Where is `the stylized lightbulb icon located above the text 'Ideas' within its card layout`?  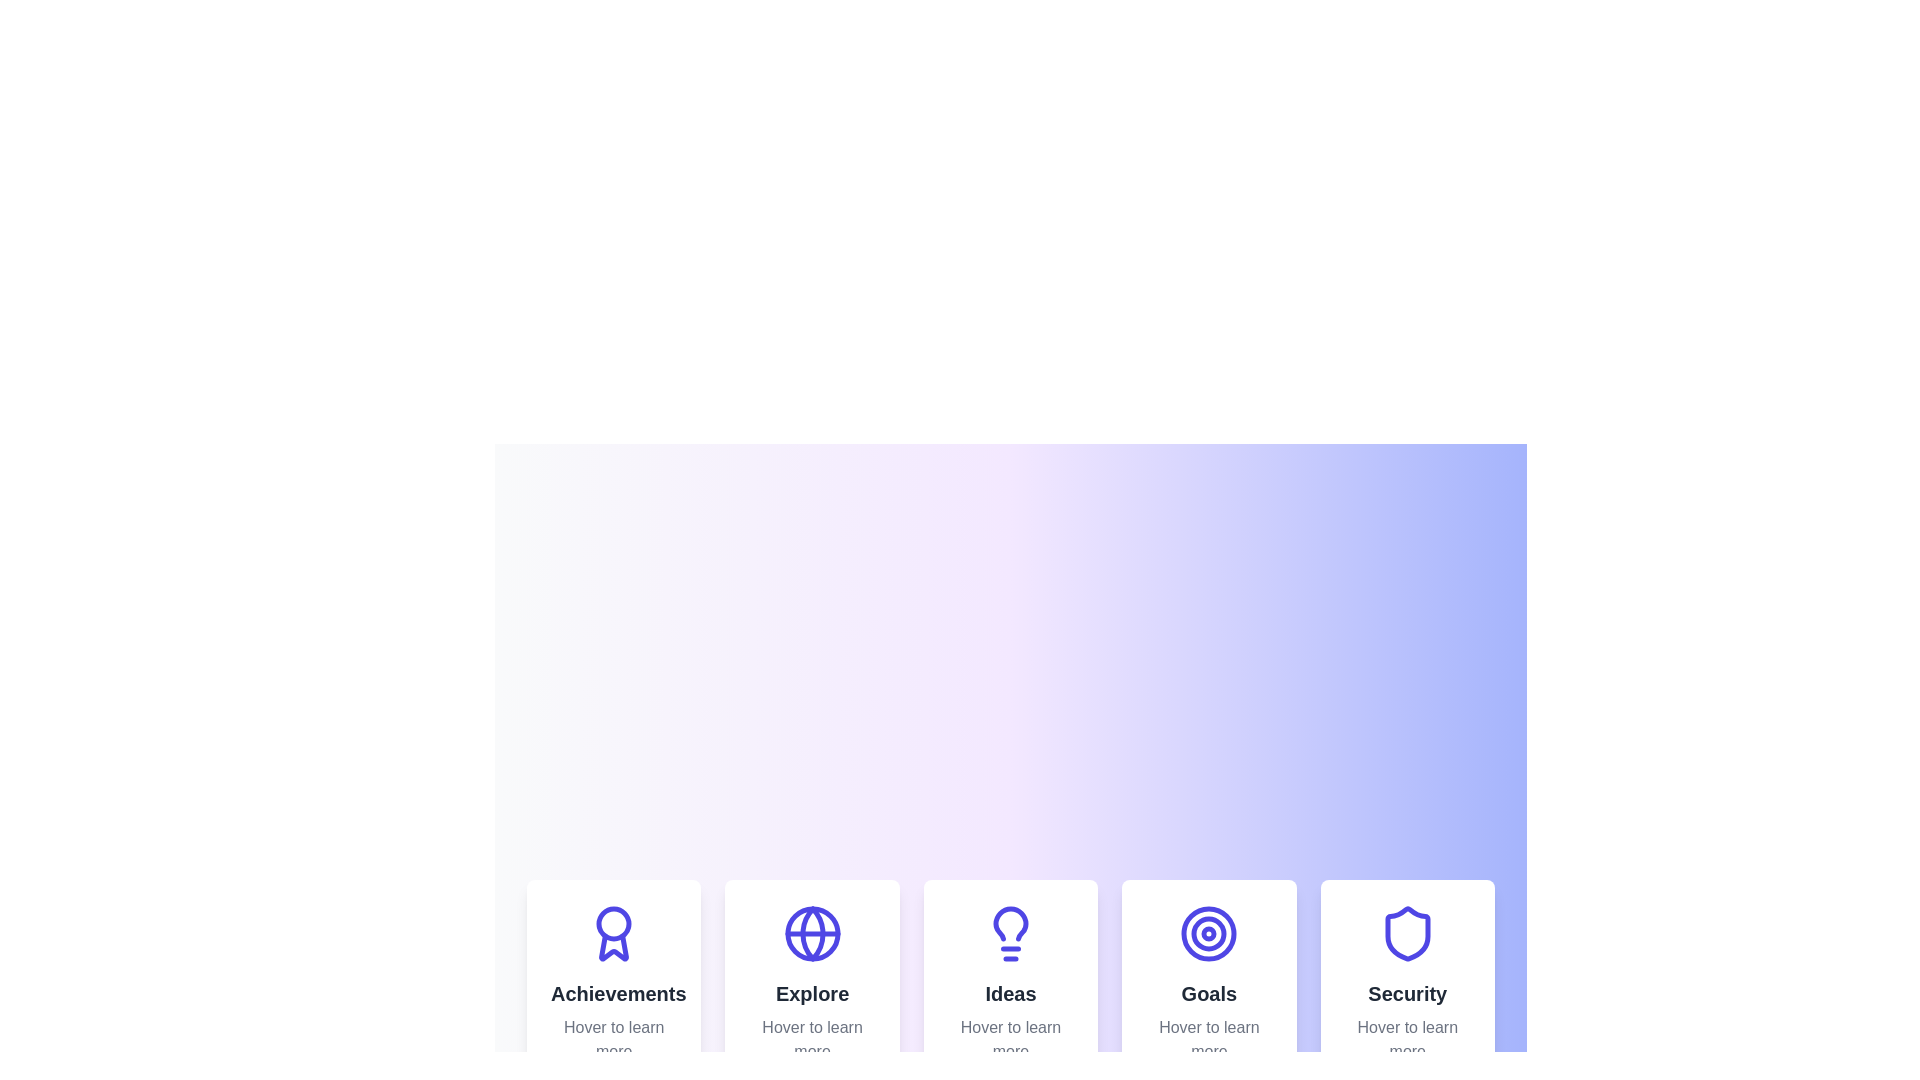
the stylized lightbulb icon located above the text 'Ideas' within its card layout is located at coordinates (1011, 933).